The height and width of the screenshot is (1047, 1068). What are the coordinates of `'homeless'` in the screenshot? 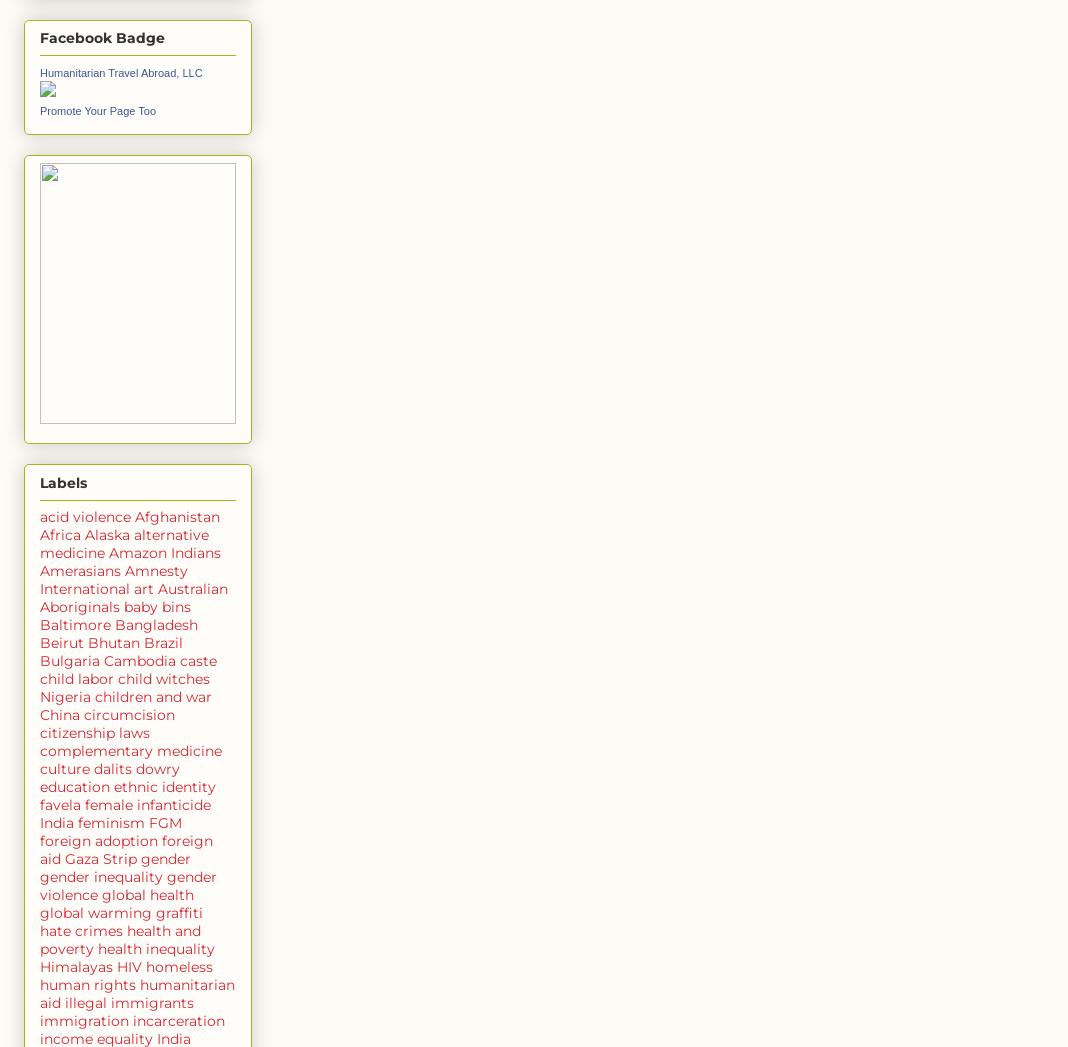 It's located at (179, 964).